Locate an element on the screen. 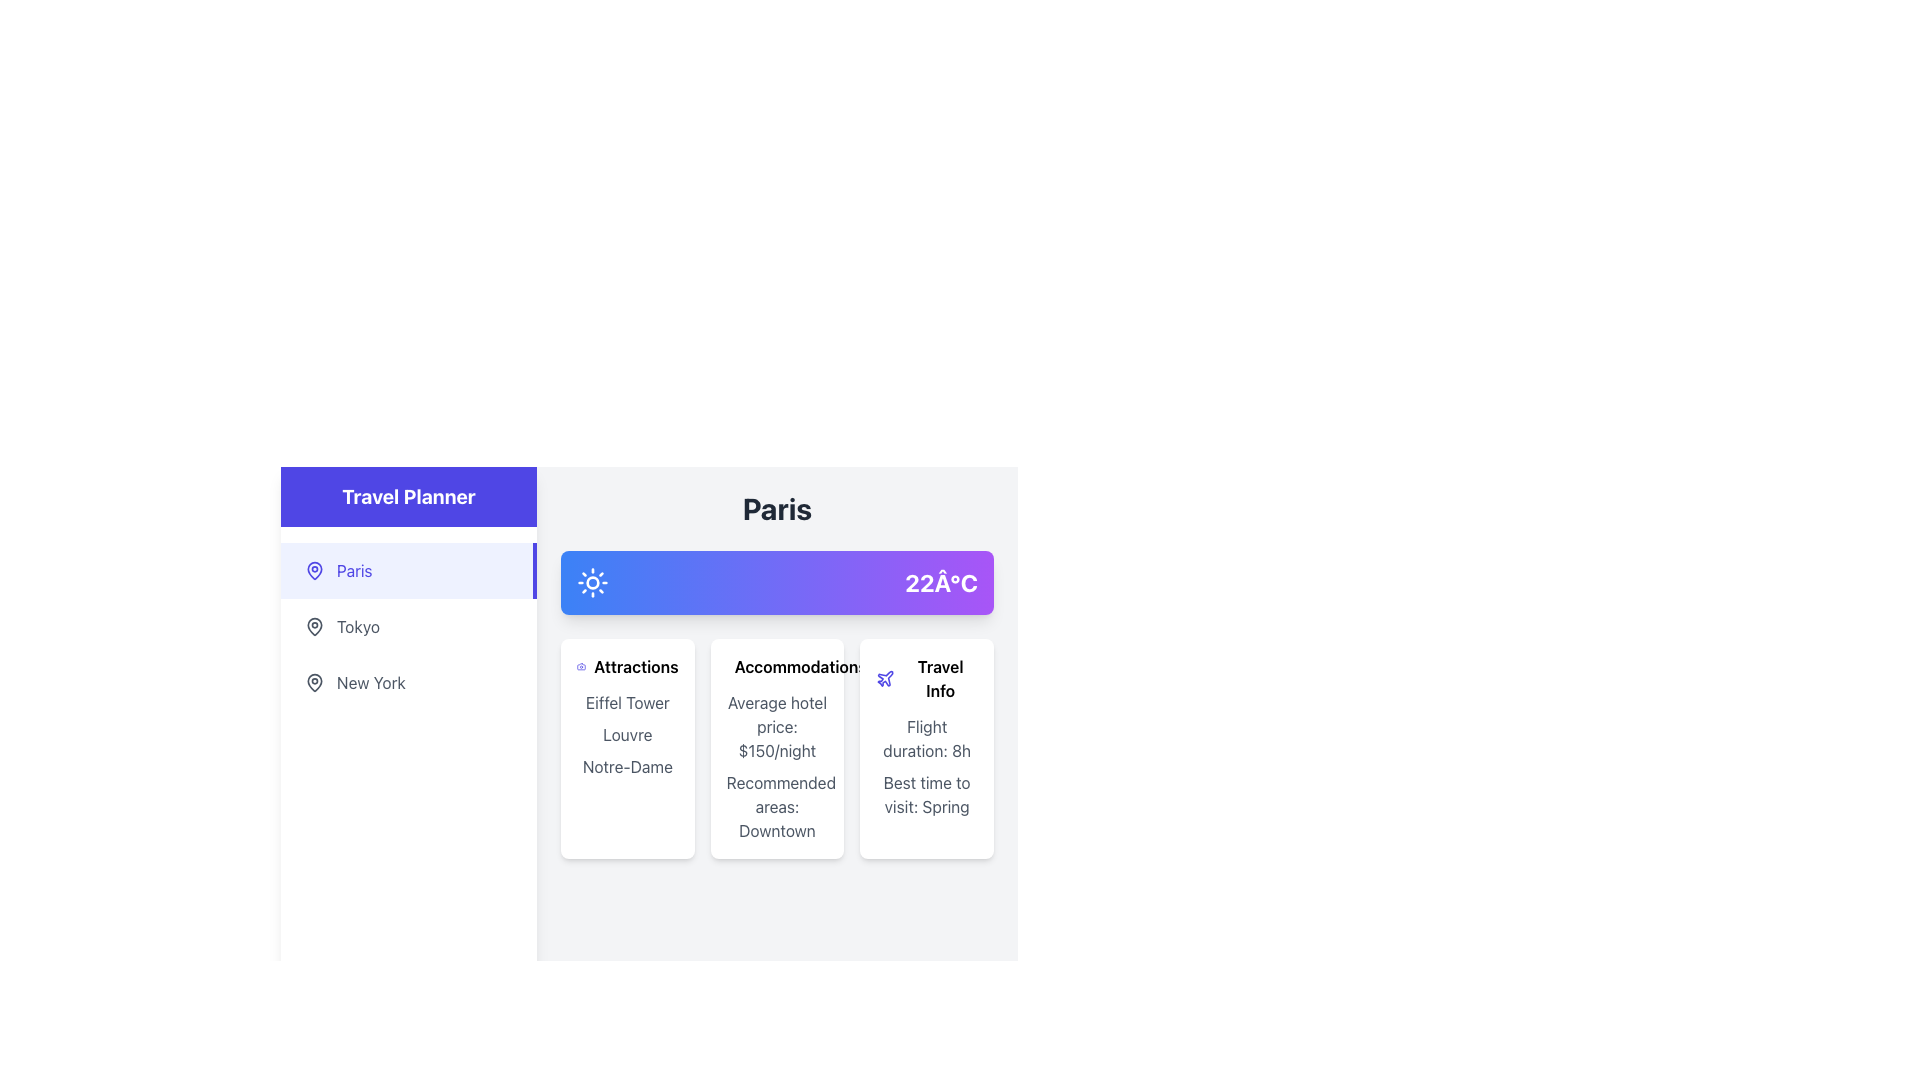  the Text Display element that shows 'Average hotel price:' and '$150/night' within the 'Accommodation' card is located at coordinates (776, 726).